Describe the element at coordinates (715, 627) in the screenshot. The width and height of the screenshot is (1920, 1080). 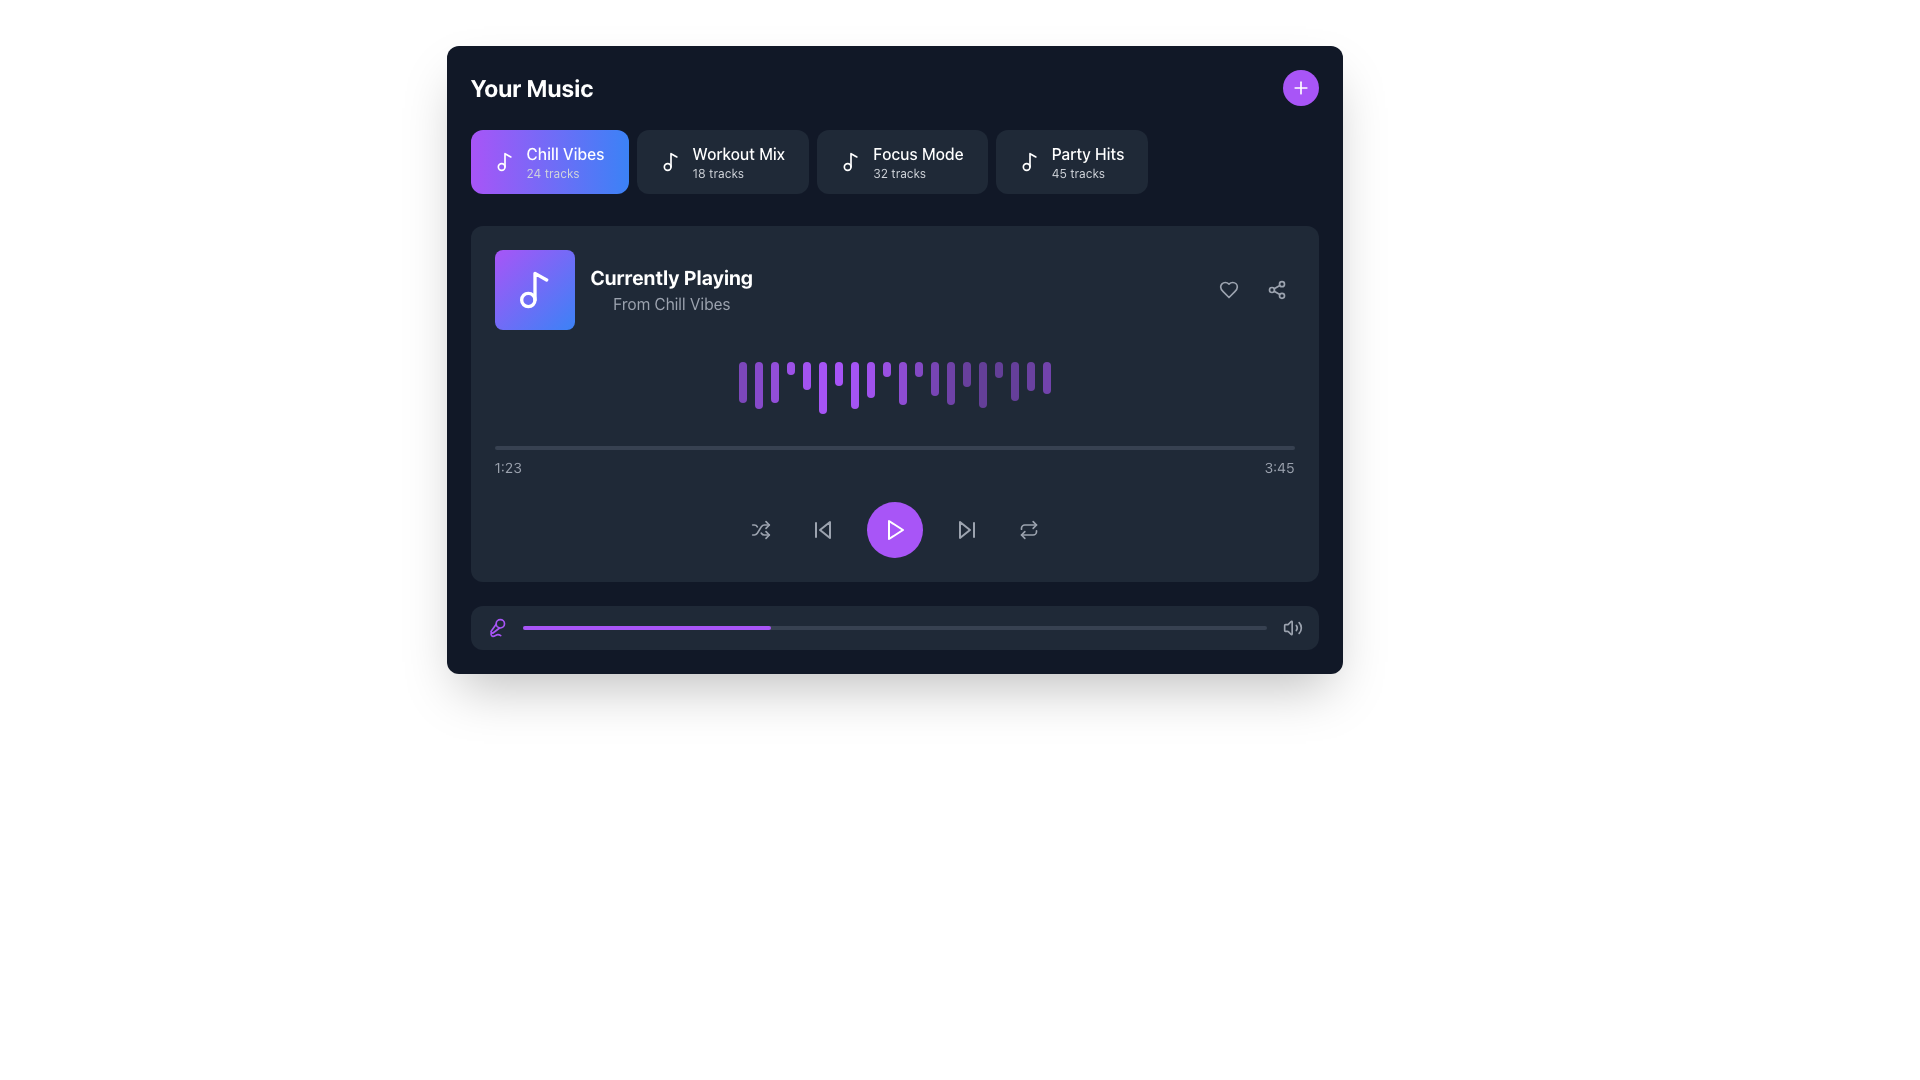
I see `the music progress bar` at that location.